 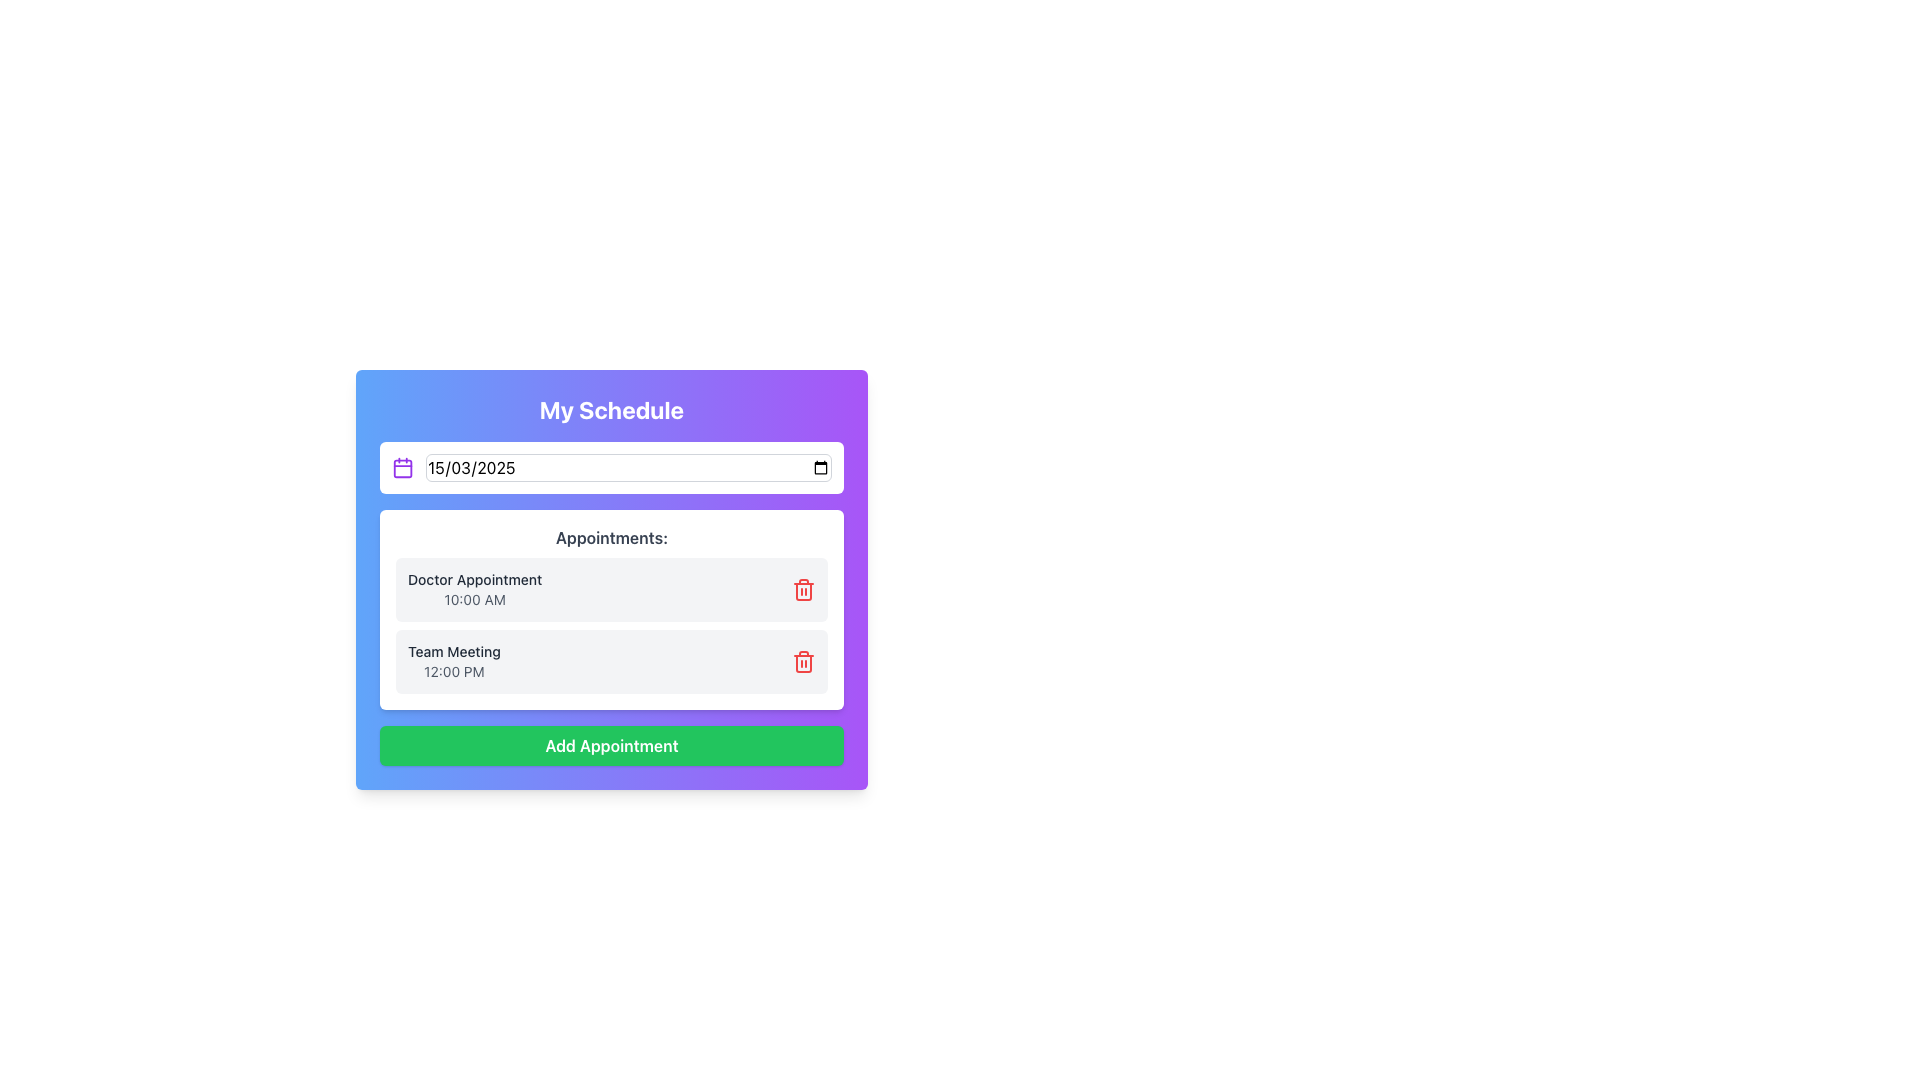 What do you see at coordinates (474, 589) in the screenshot?
I see `the text label that provides information about a scheduled doctor's appointment, located near the top-left corner inside the appointment block above the 'Team Meeting' appointment` at bounding box center [474, 589].